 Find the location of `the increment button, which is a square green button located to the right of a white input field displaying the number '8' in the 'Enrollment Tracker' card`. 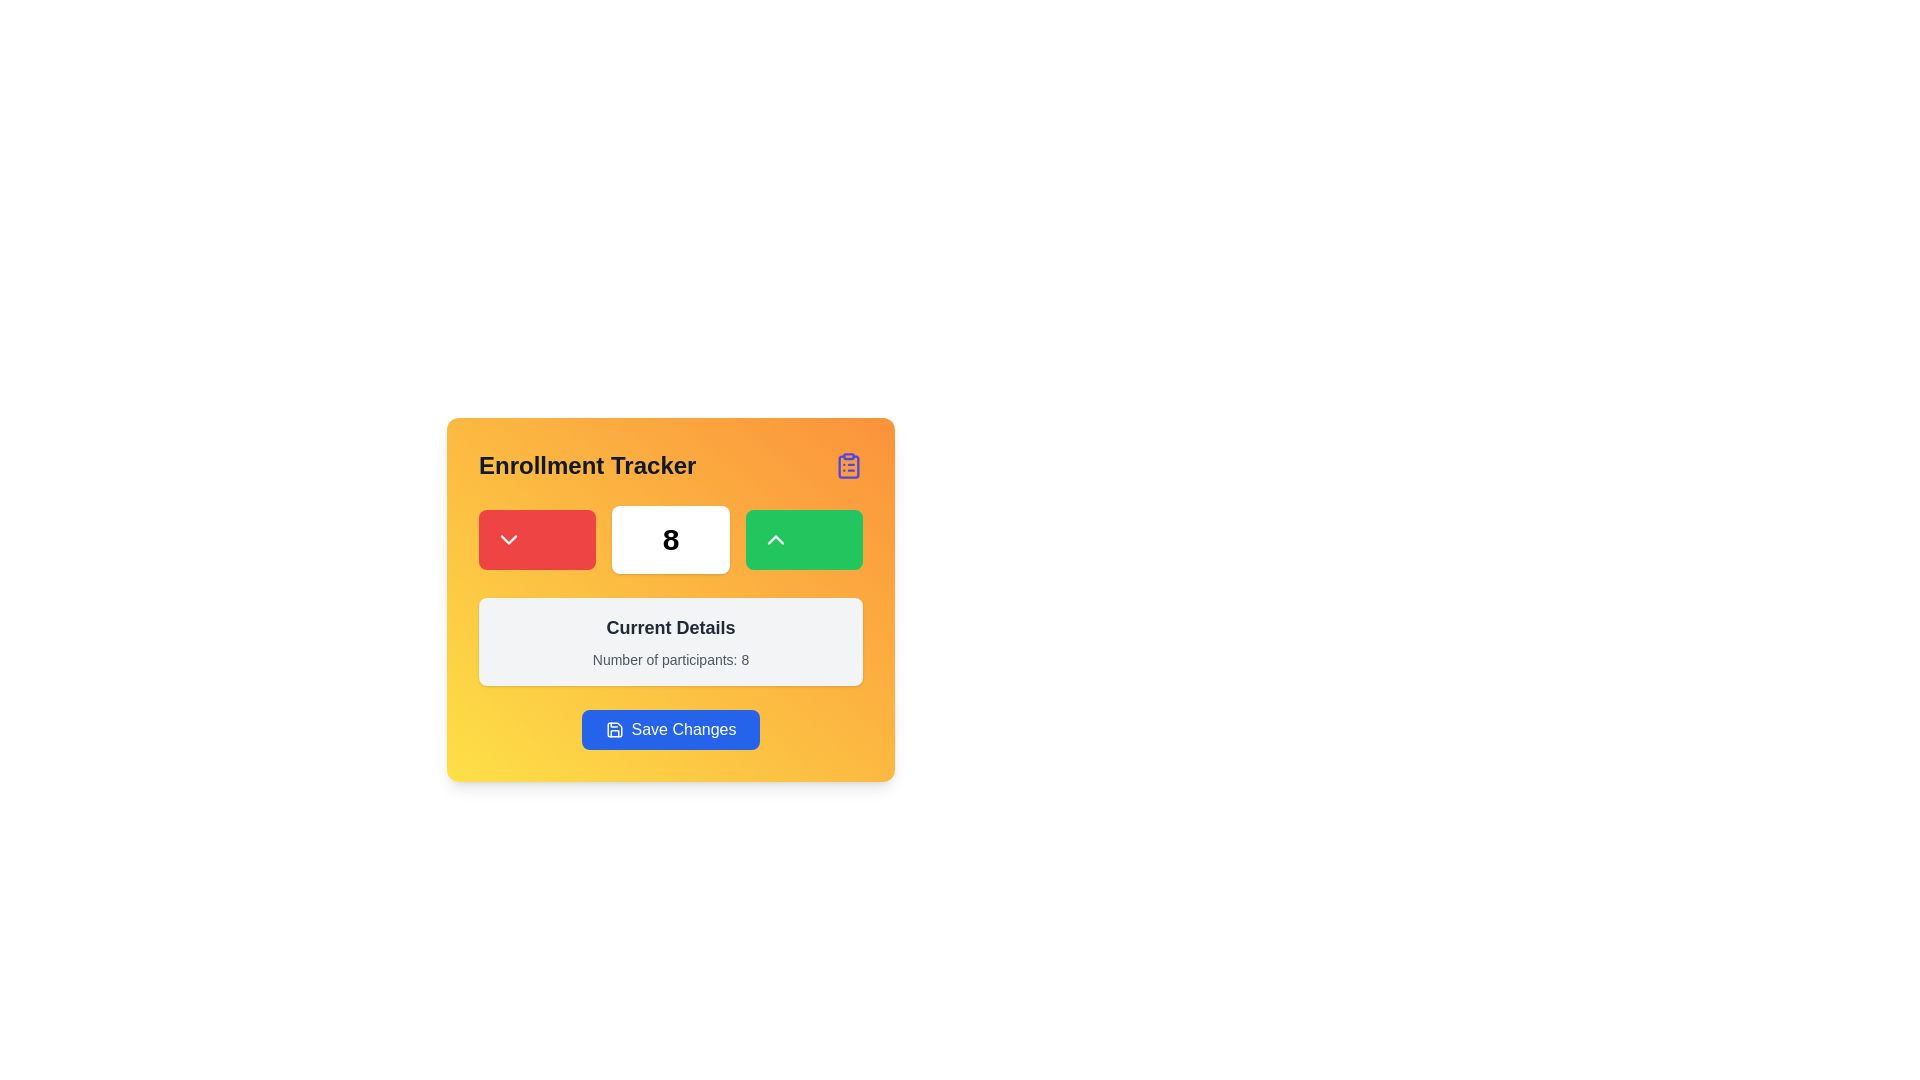

the increment button, which is a square green button located to the right of a white input field displaying the number '8' in the 'Enrollment Tracker' card is located at coordinates (774, 540).